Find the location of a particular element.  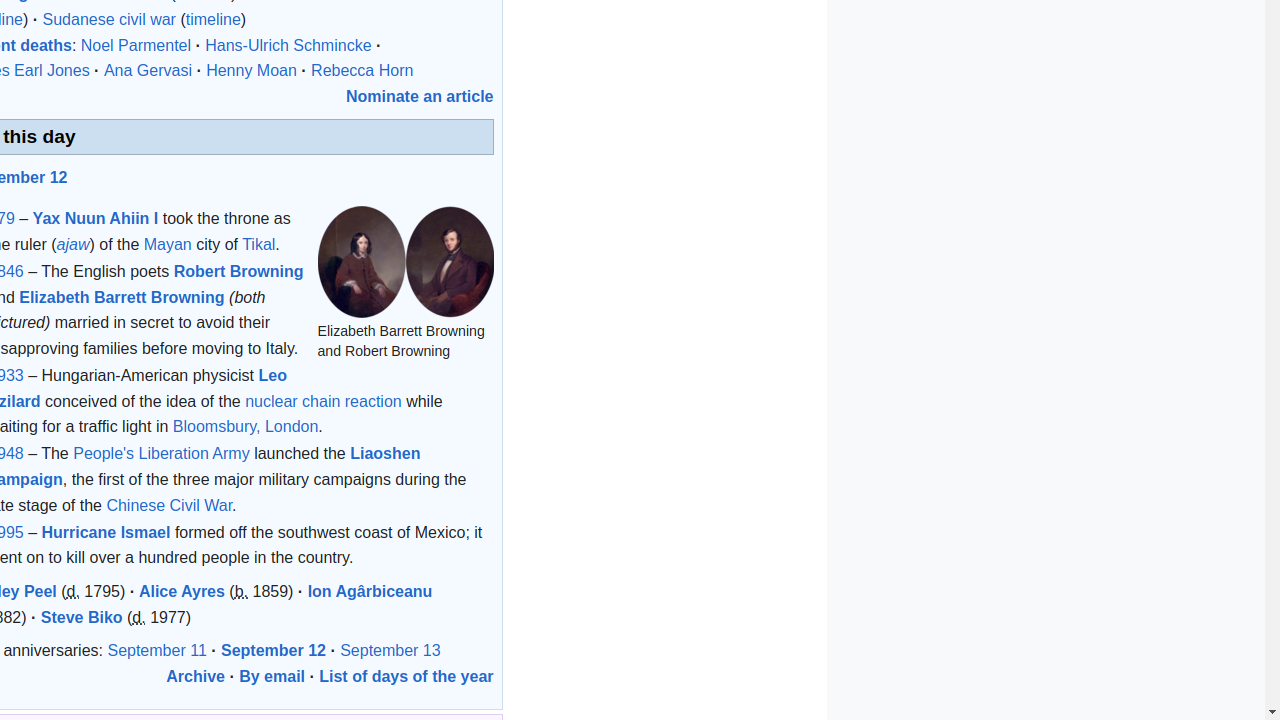

'Bloomsbury, London' is located at coordinates (244, 426).